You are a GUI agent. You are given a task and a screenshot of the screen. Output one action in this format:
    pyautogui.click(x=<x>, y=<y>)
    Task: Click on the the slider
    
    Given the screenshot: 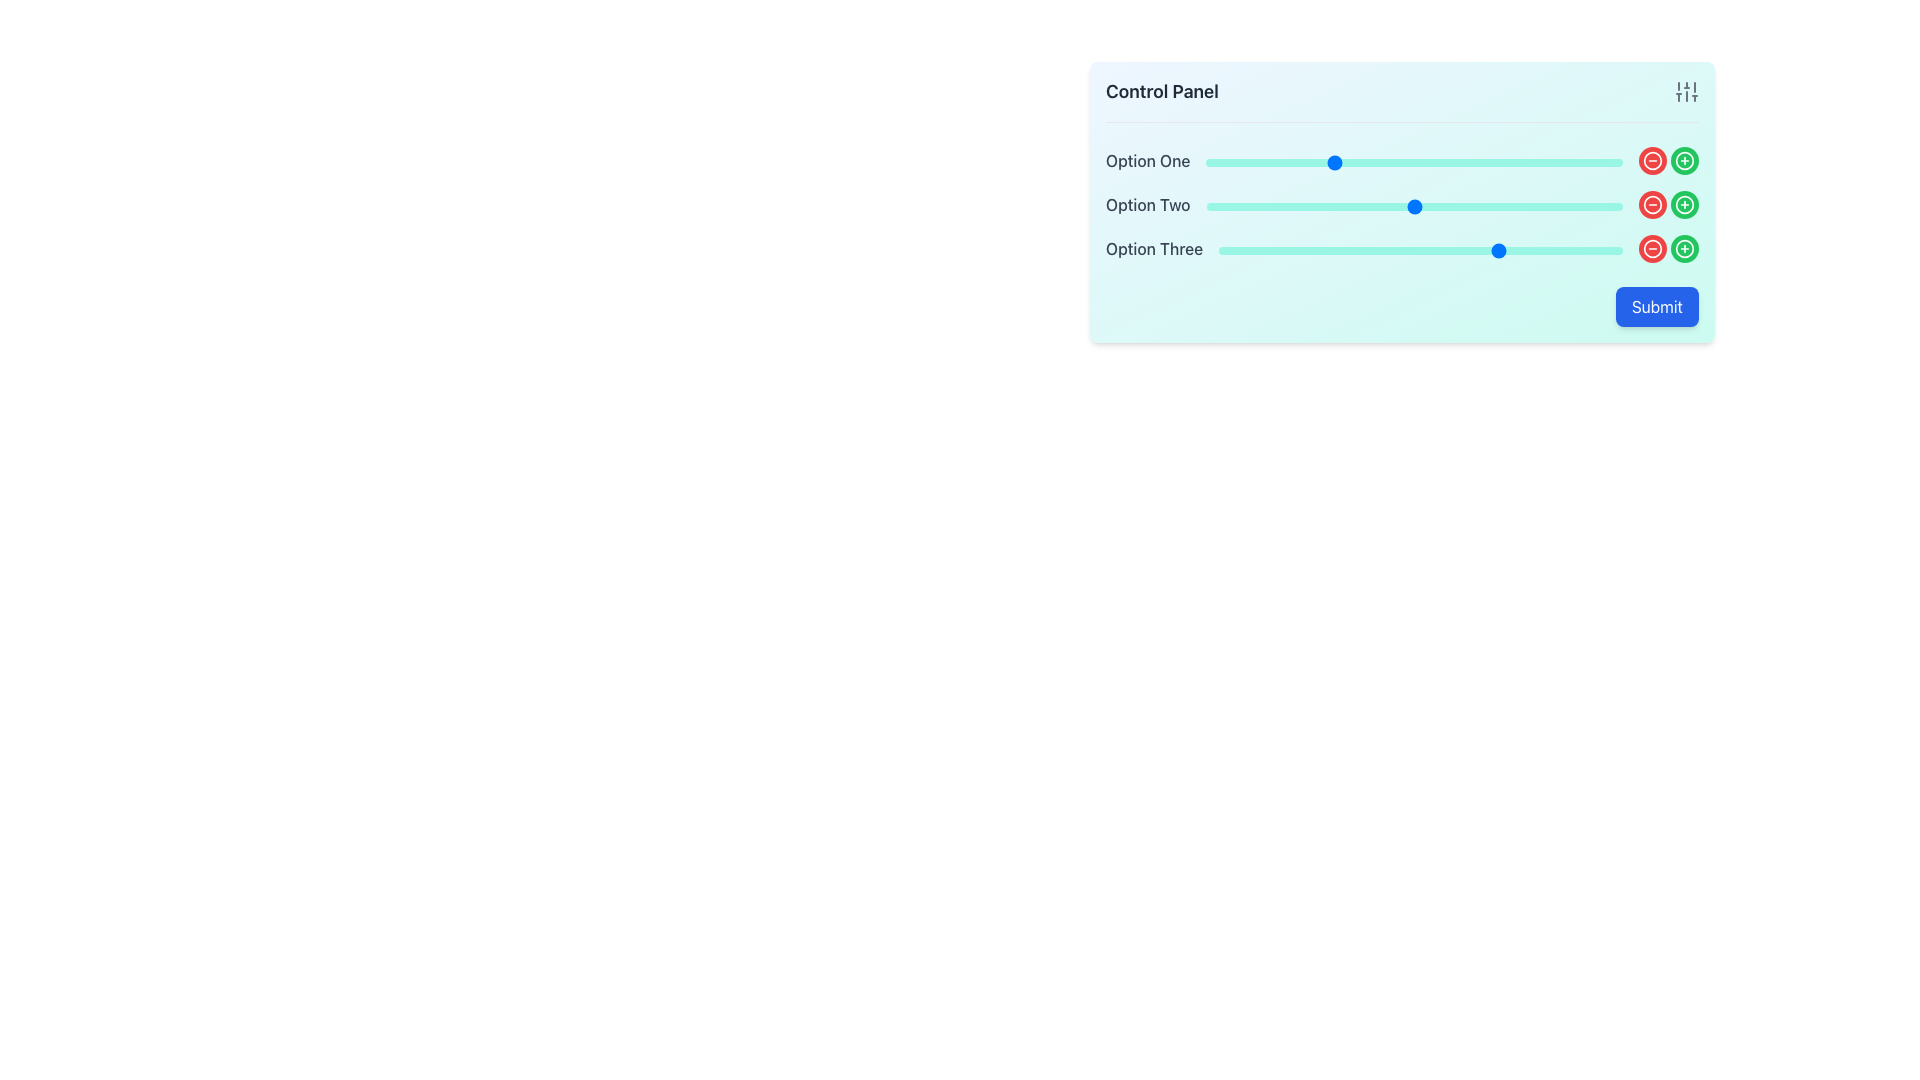 What is the action you would take?
    pyautogui.click(x=1409, y=207)
    